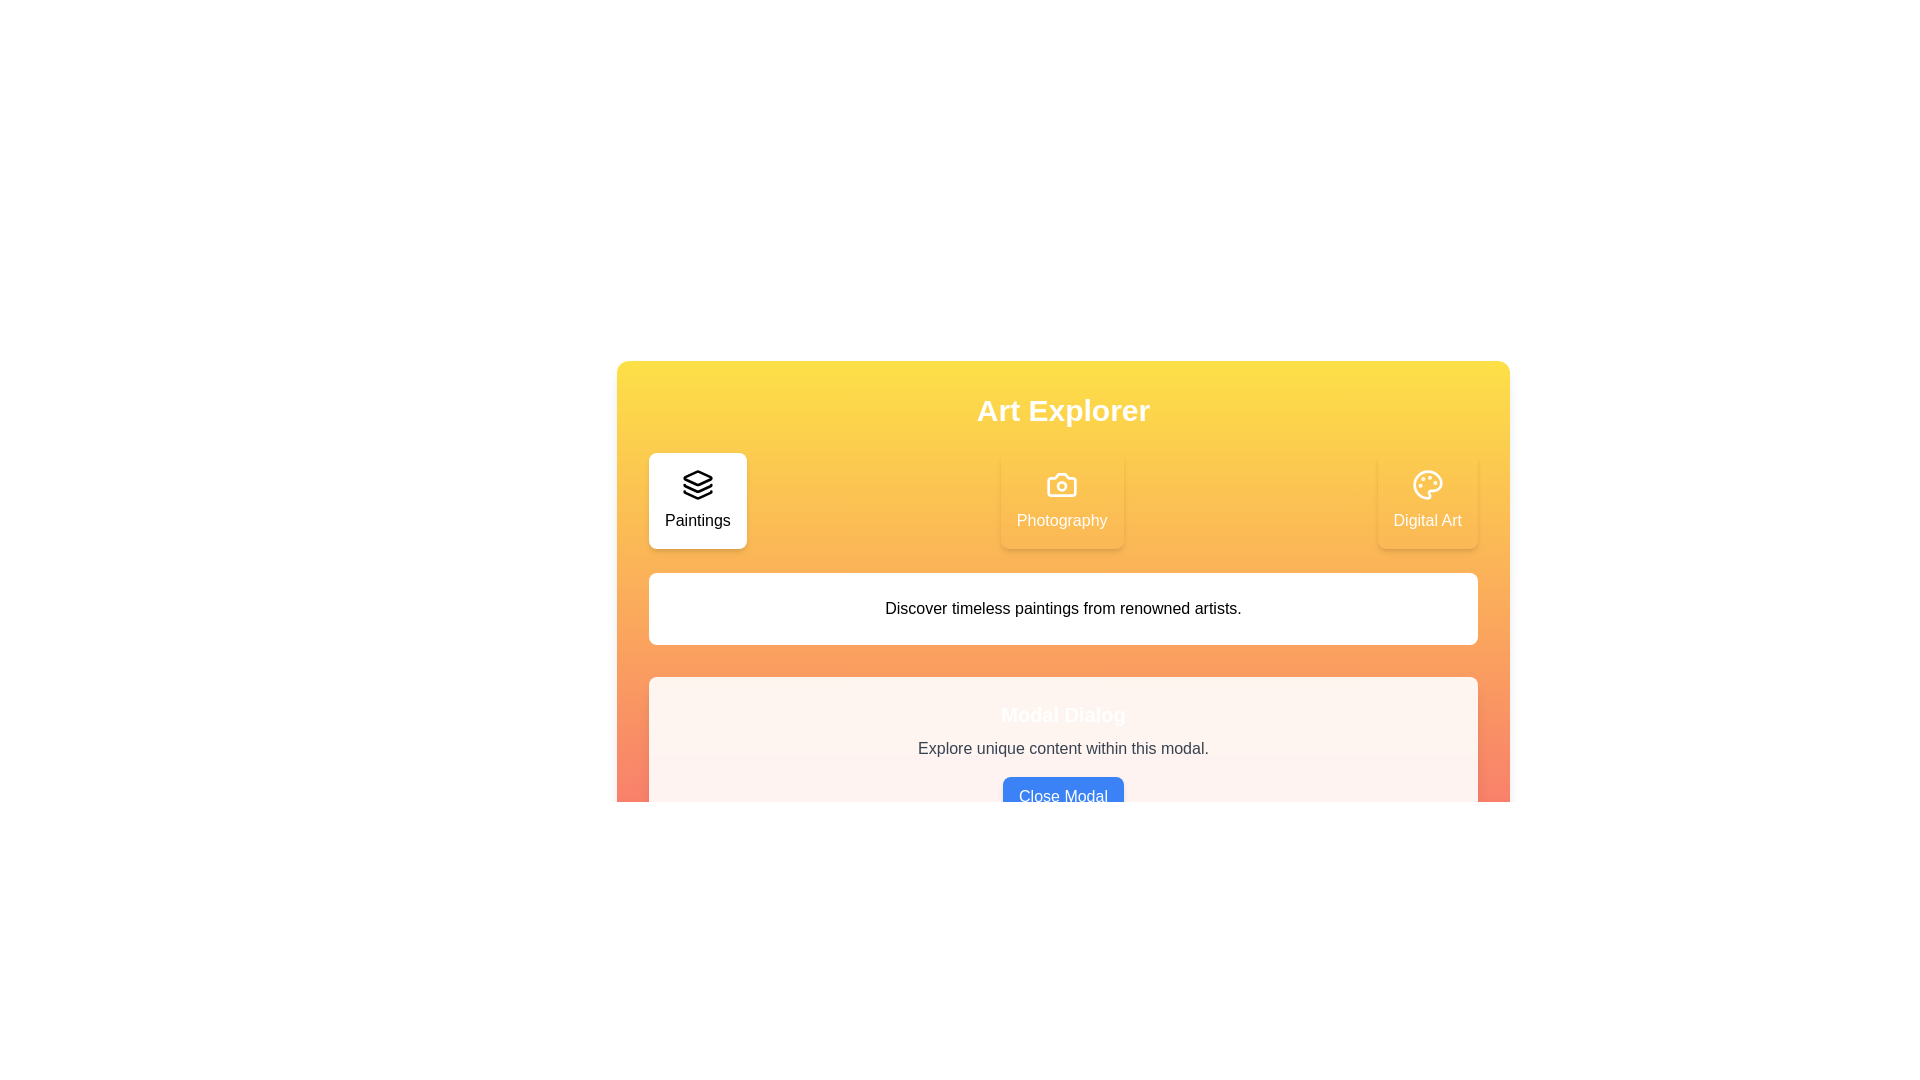 This screenshot has width=1920, height=1080. I want to click on the 'Close Modal' button to close the modal dialog, so click(1062, 796).